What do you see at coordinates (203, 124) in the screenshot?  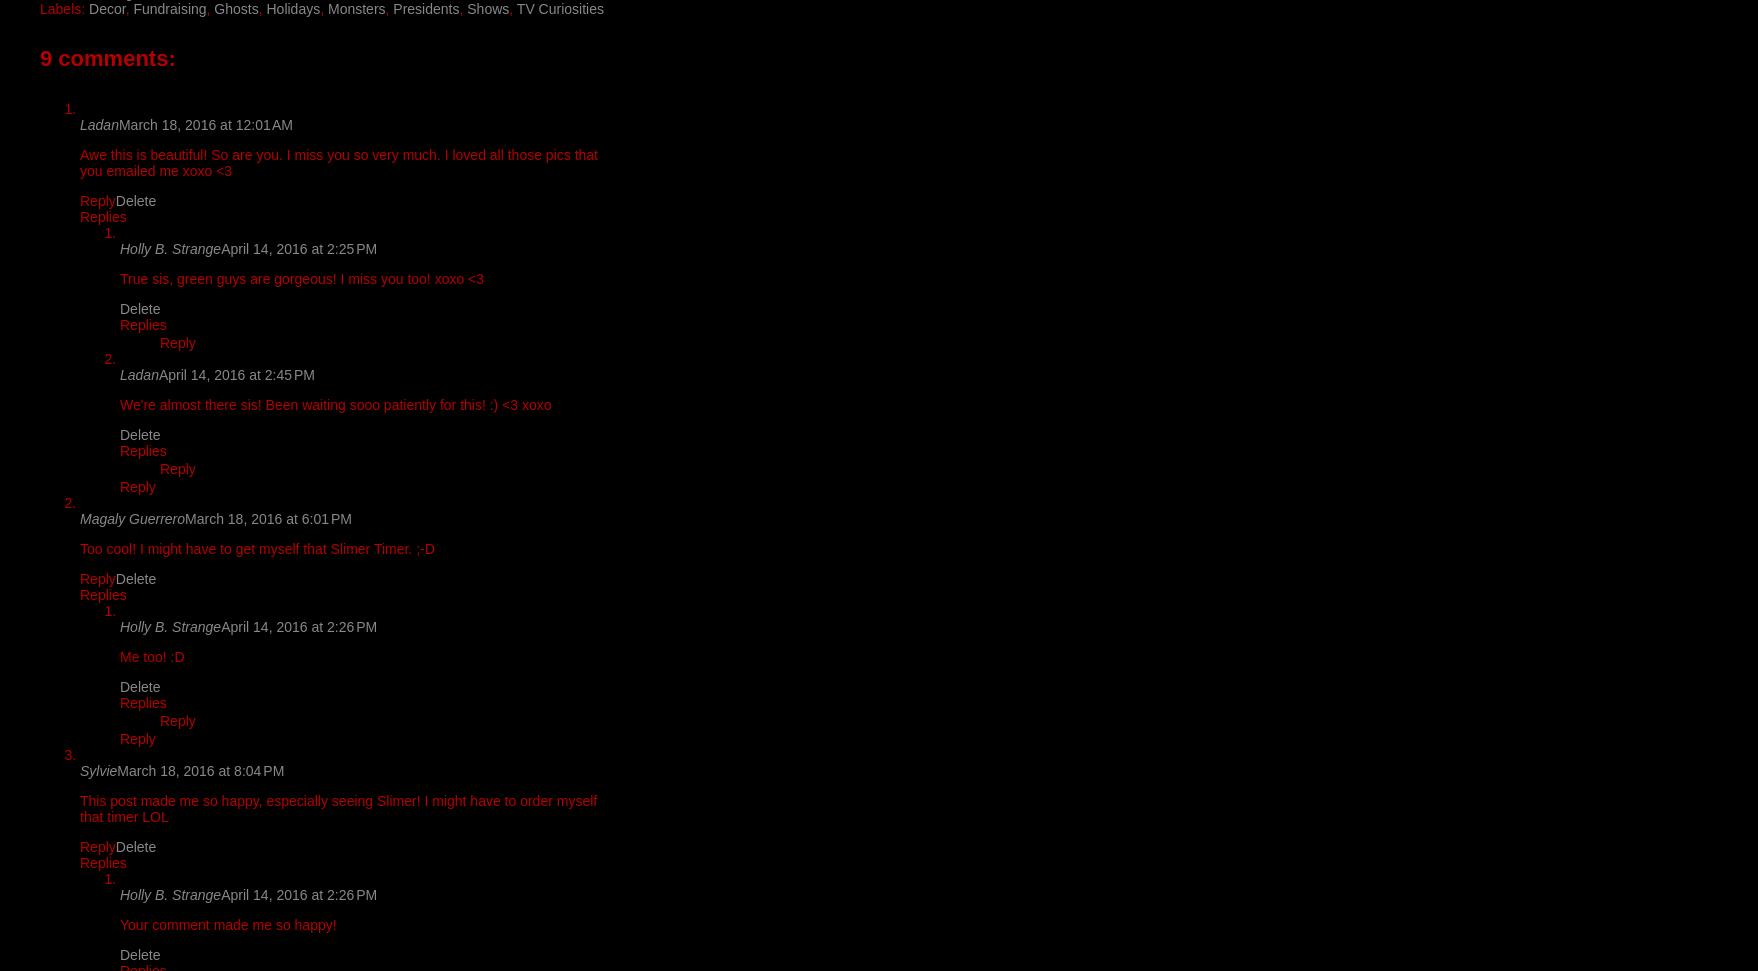 I see `'March 18, 2016 at 12:01 AM'` at bounding box center [203, 124].